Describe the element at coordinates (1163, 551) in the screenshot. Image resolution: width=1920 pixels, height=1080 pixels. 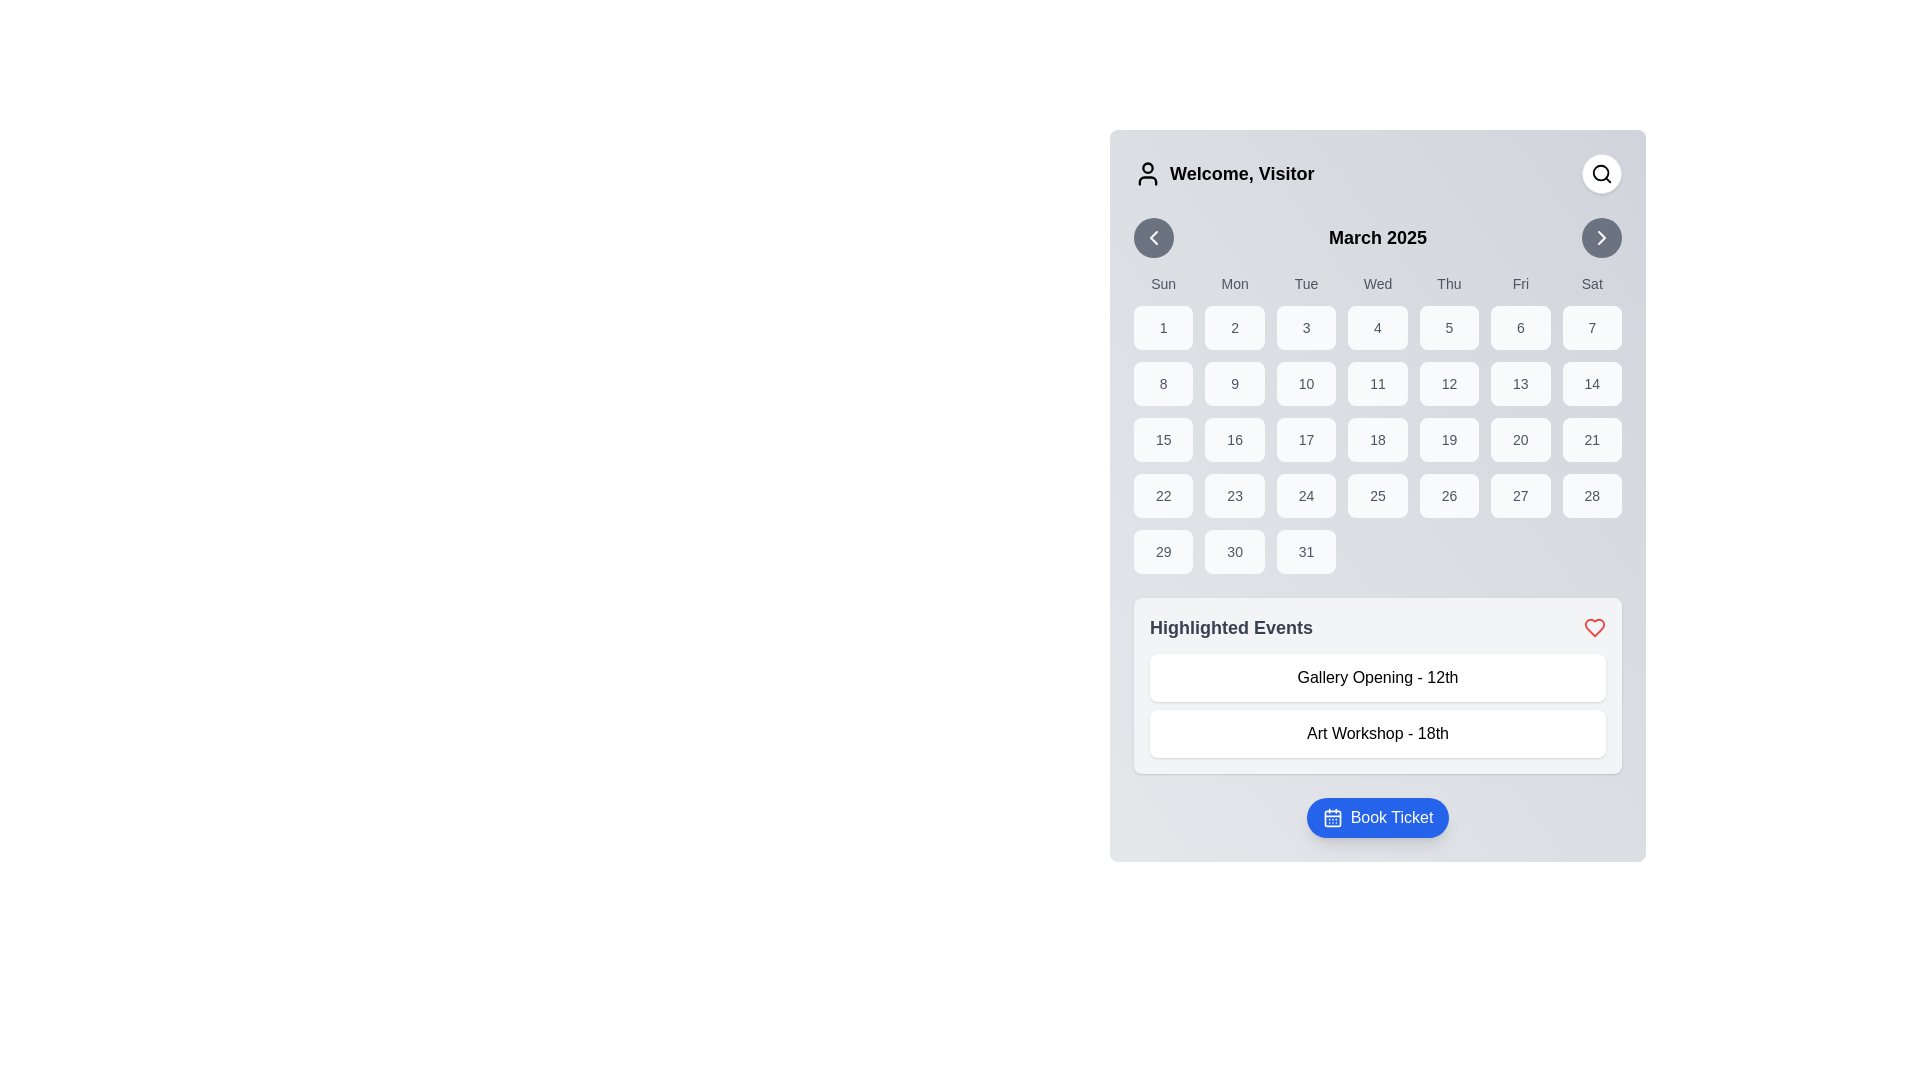
I see `the button-like element representing the 29th day in the calendar view` at that location.